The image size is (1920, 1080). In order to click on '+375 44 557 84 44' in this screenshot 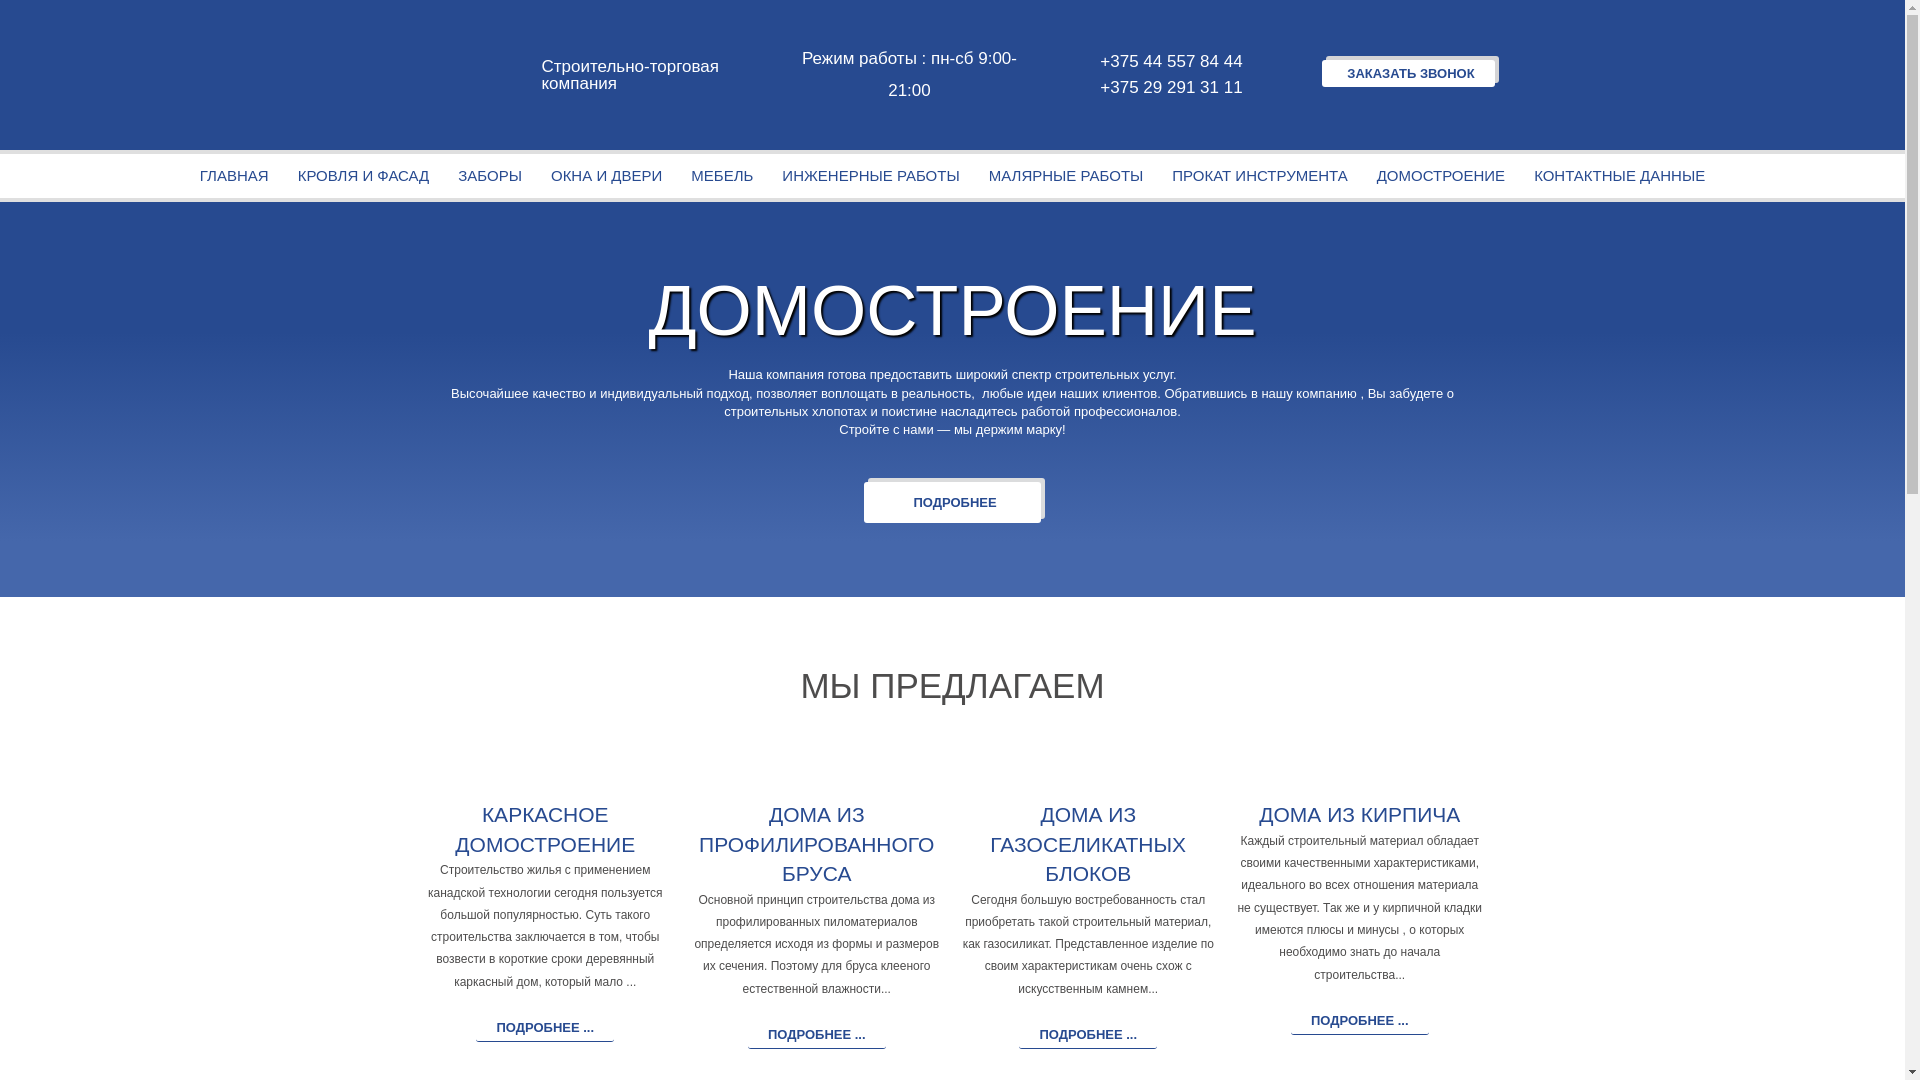, I will do `click(1168, 60)`.